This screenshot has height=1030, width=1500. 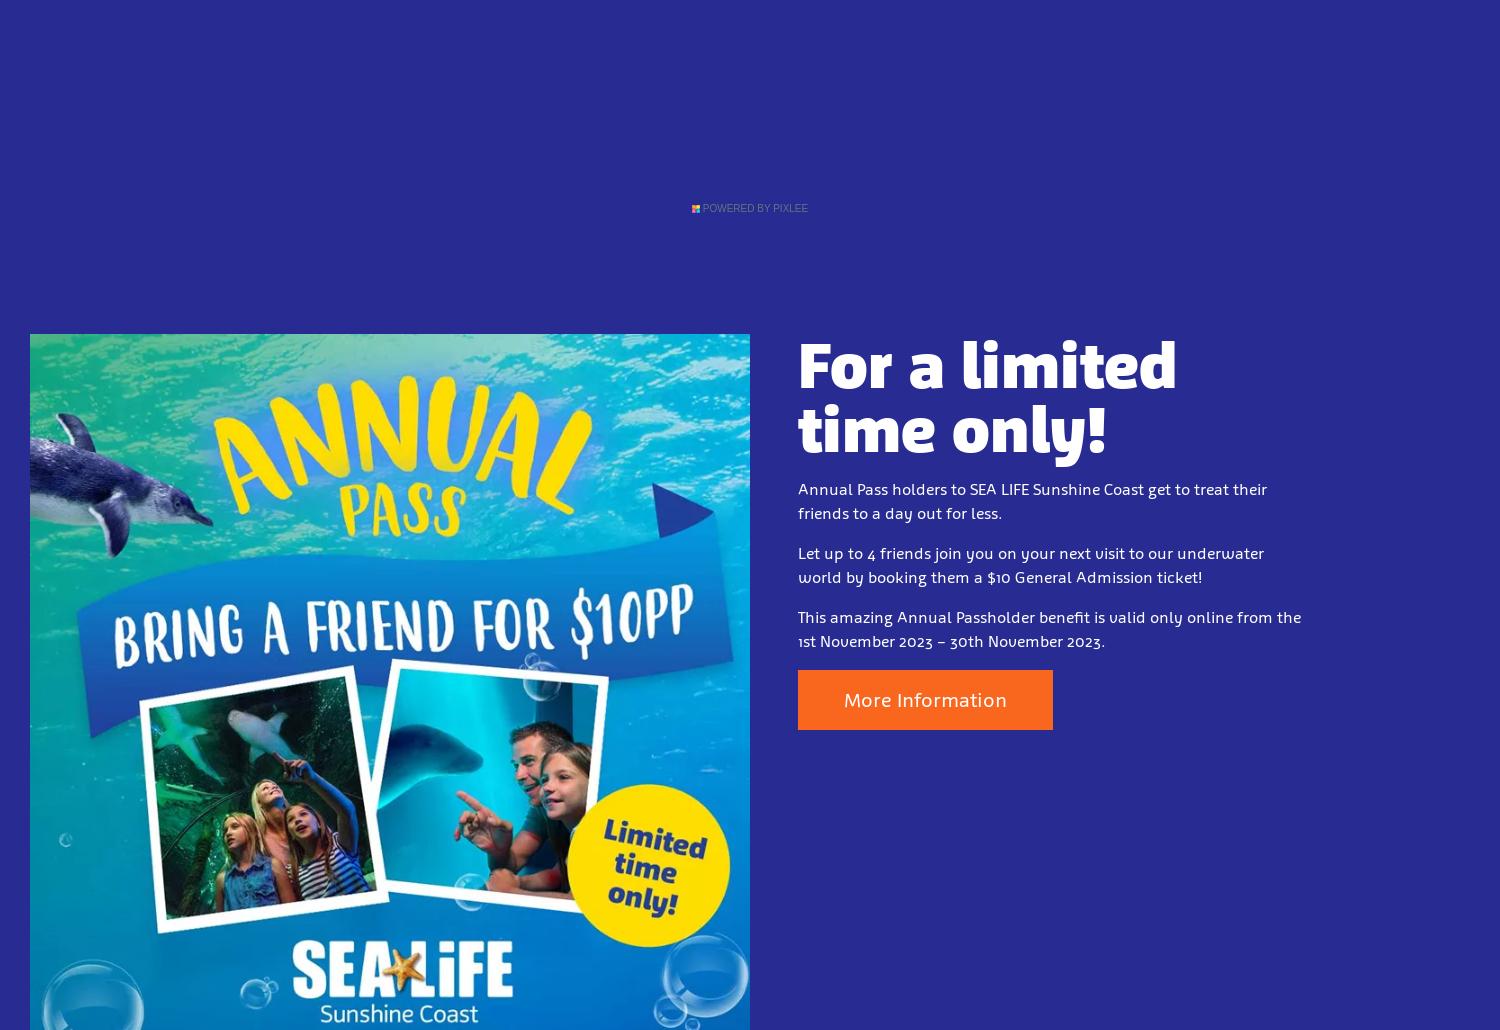 What do you see at coordinates (892, 107) in the screenshot?
I see `'Information'` at bounding box center [892, 107].